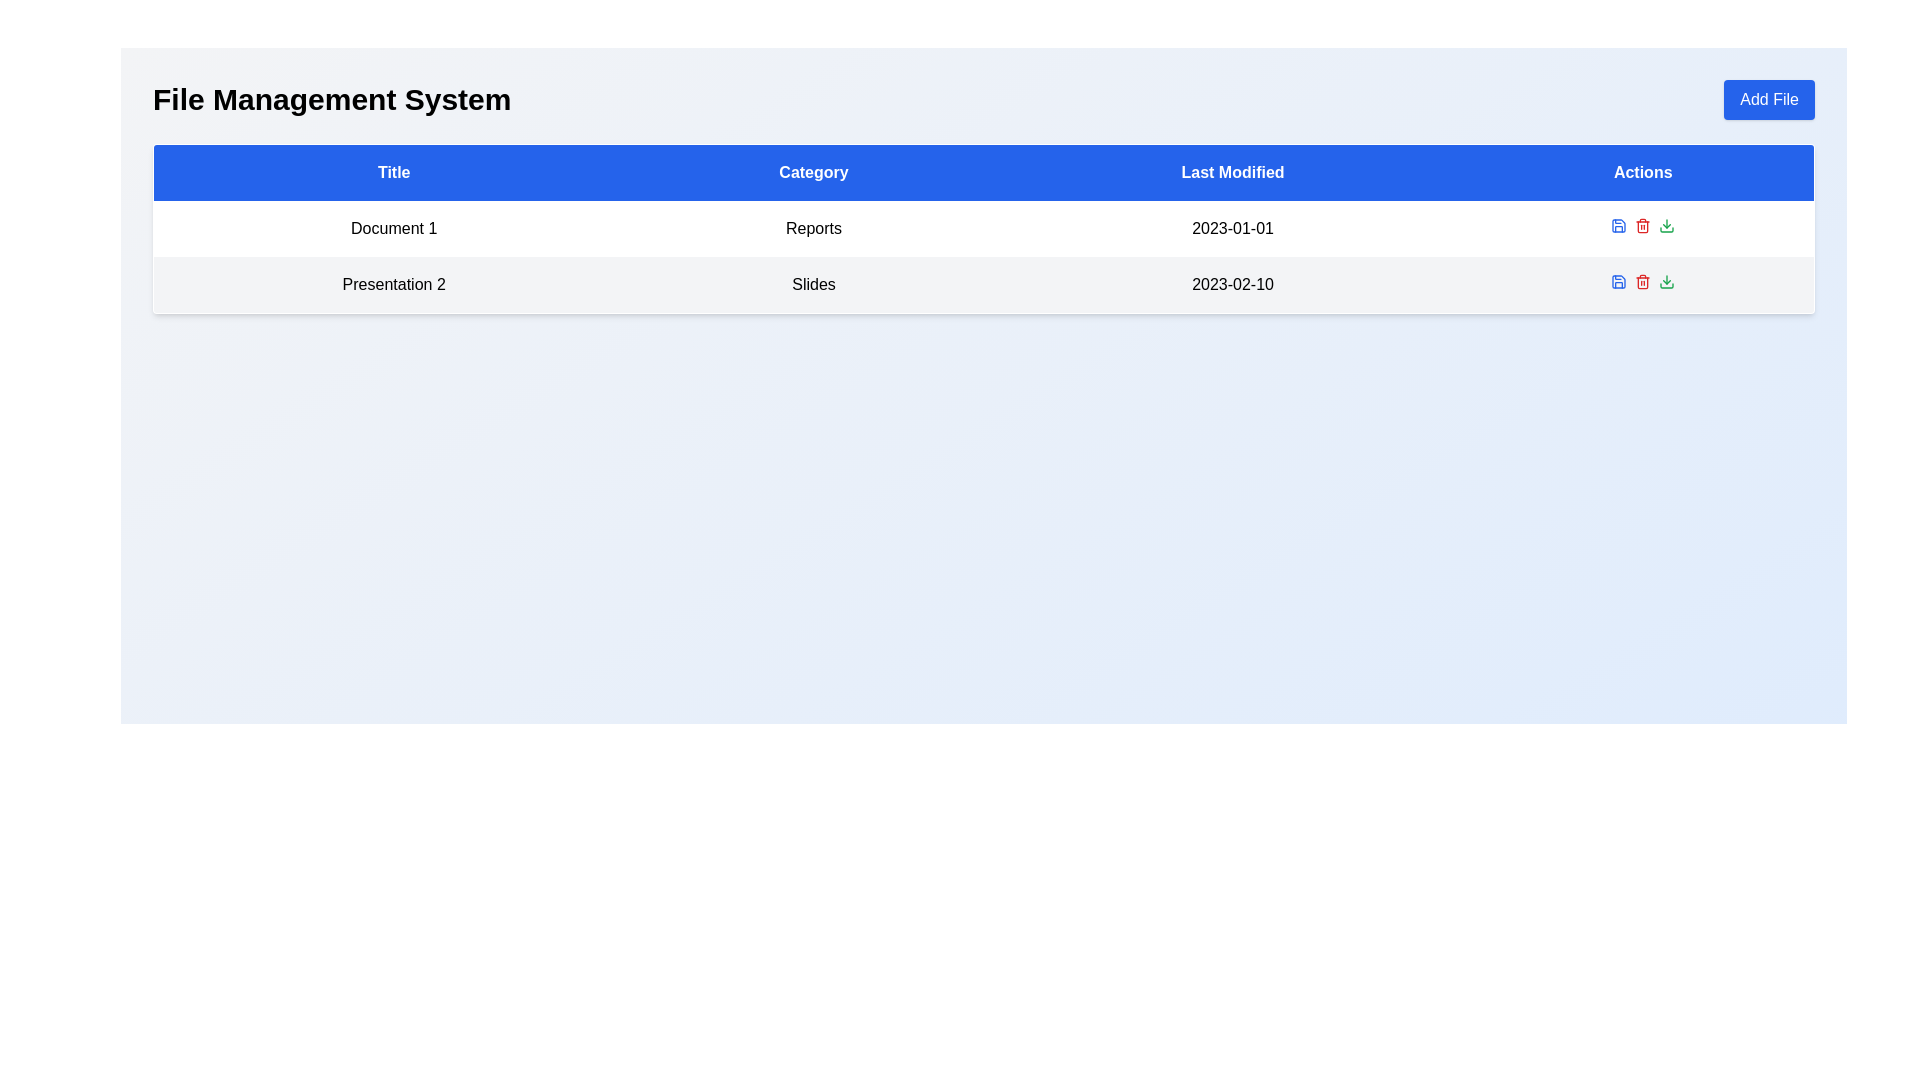 Image resolution: width=1920 pixels, height=1080 pixels. I want to click on the 'Save' icon located in the 'Actions' column of the second row in the table, which is part of a grouped SVG element, so click(1619, 225).